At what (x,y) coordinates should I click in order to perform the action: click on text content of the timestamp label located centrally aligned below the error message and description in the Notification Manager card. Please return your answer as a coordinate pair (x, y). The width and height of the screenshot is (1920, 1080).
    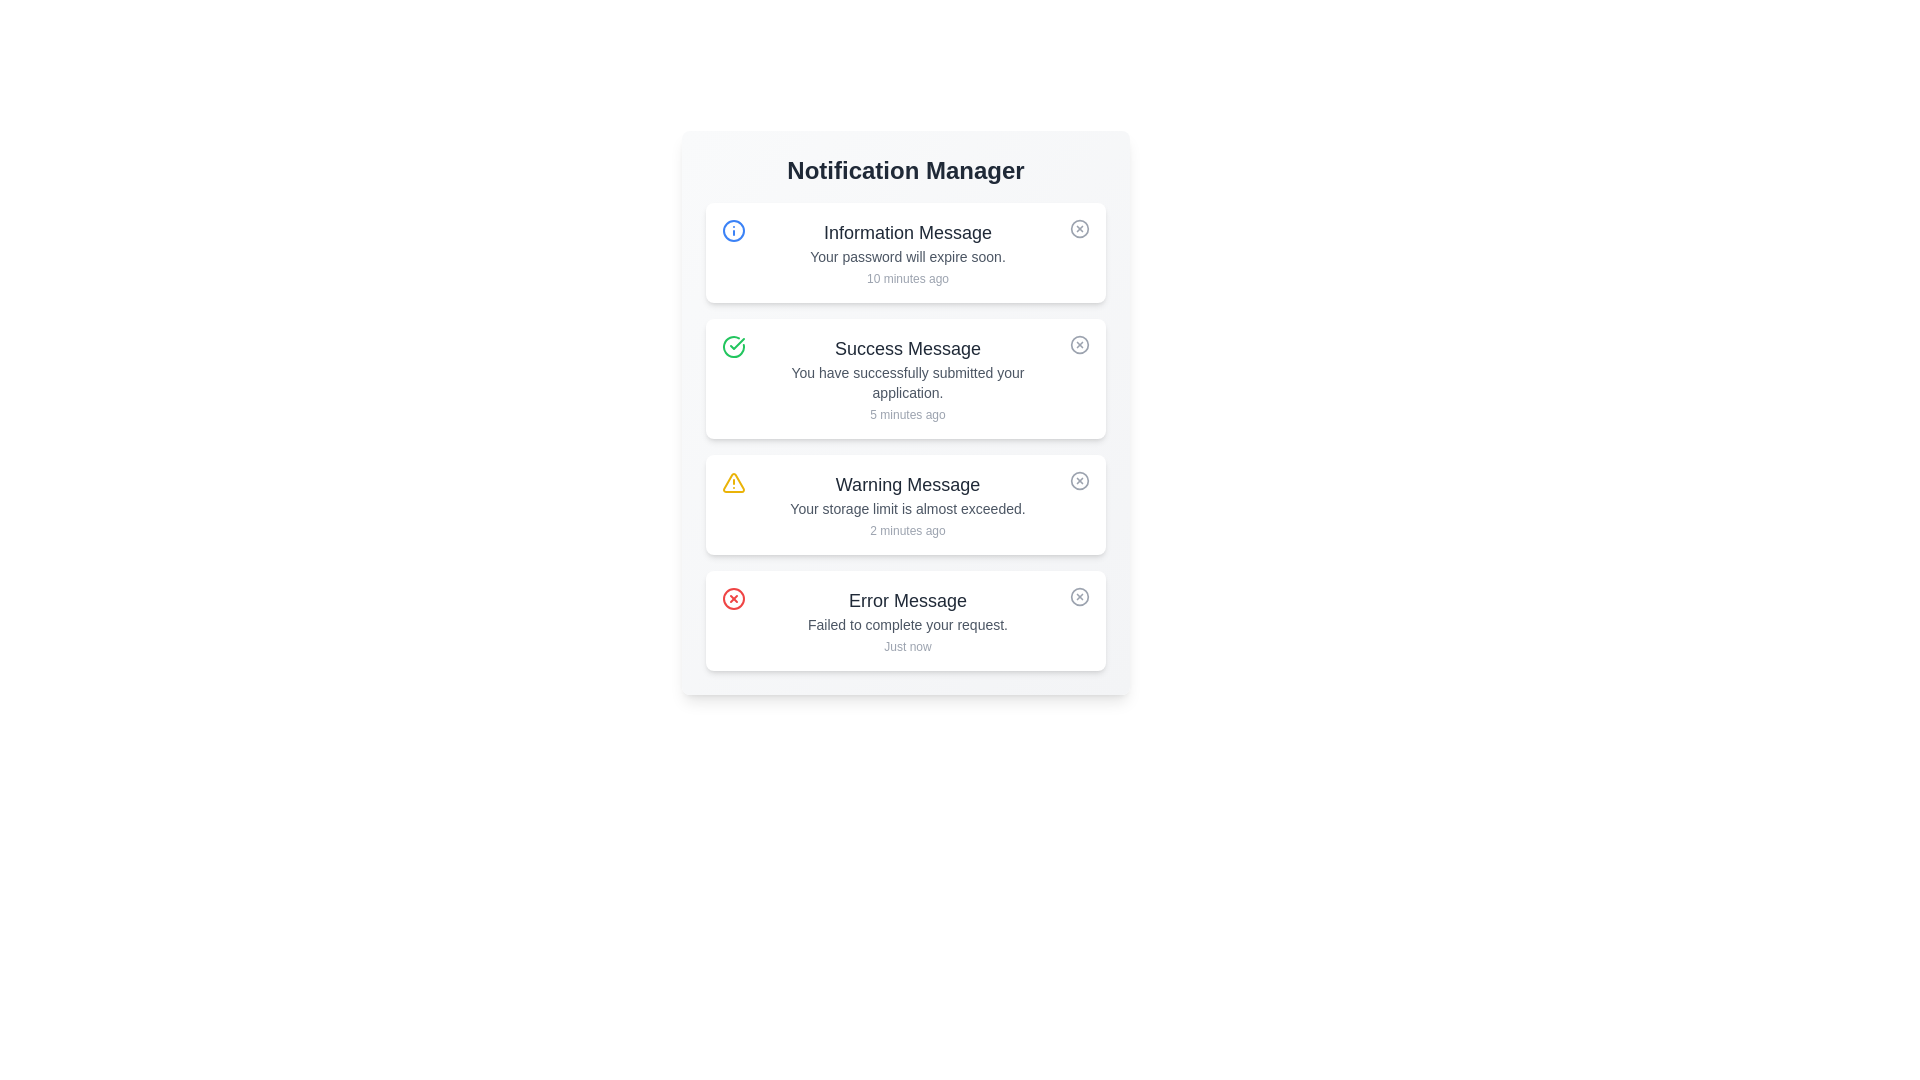
    Looking at the image, I should click on (906, 647).